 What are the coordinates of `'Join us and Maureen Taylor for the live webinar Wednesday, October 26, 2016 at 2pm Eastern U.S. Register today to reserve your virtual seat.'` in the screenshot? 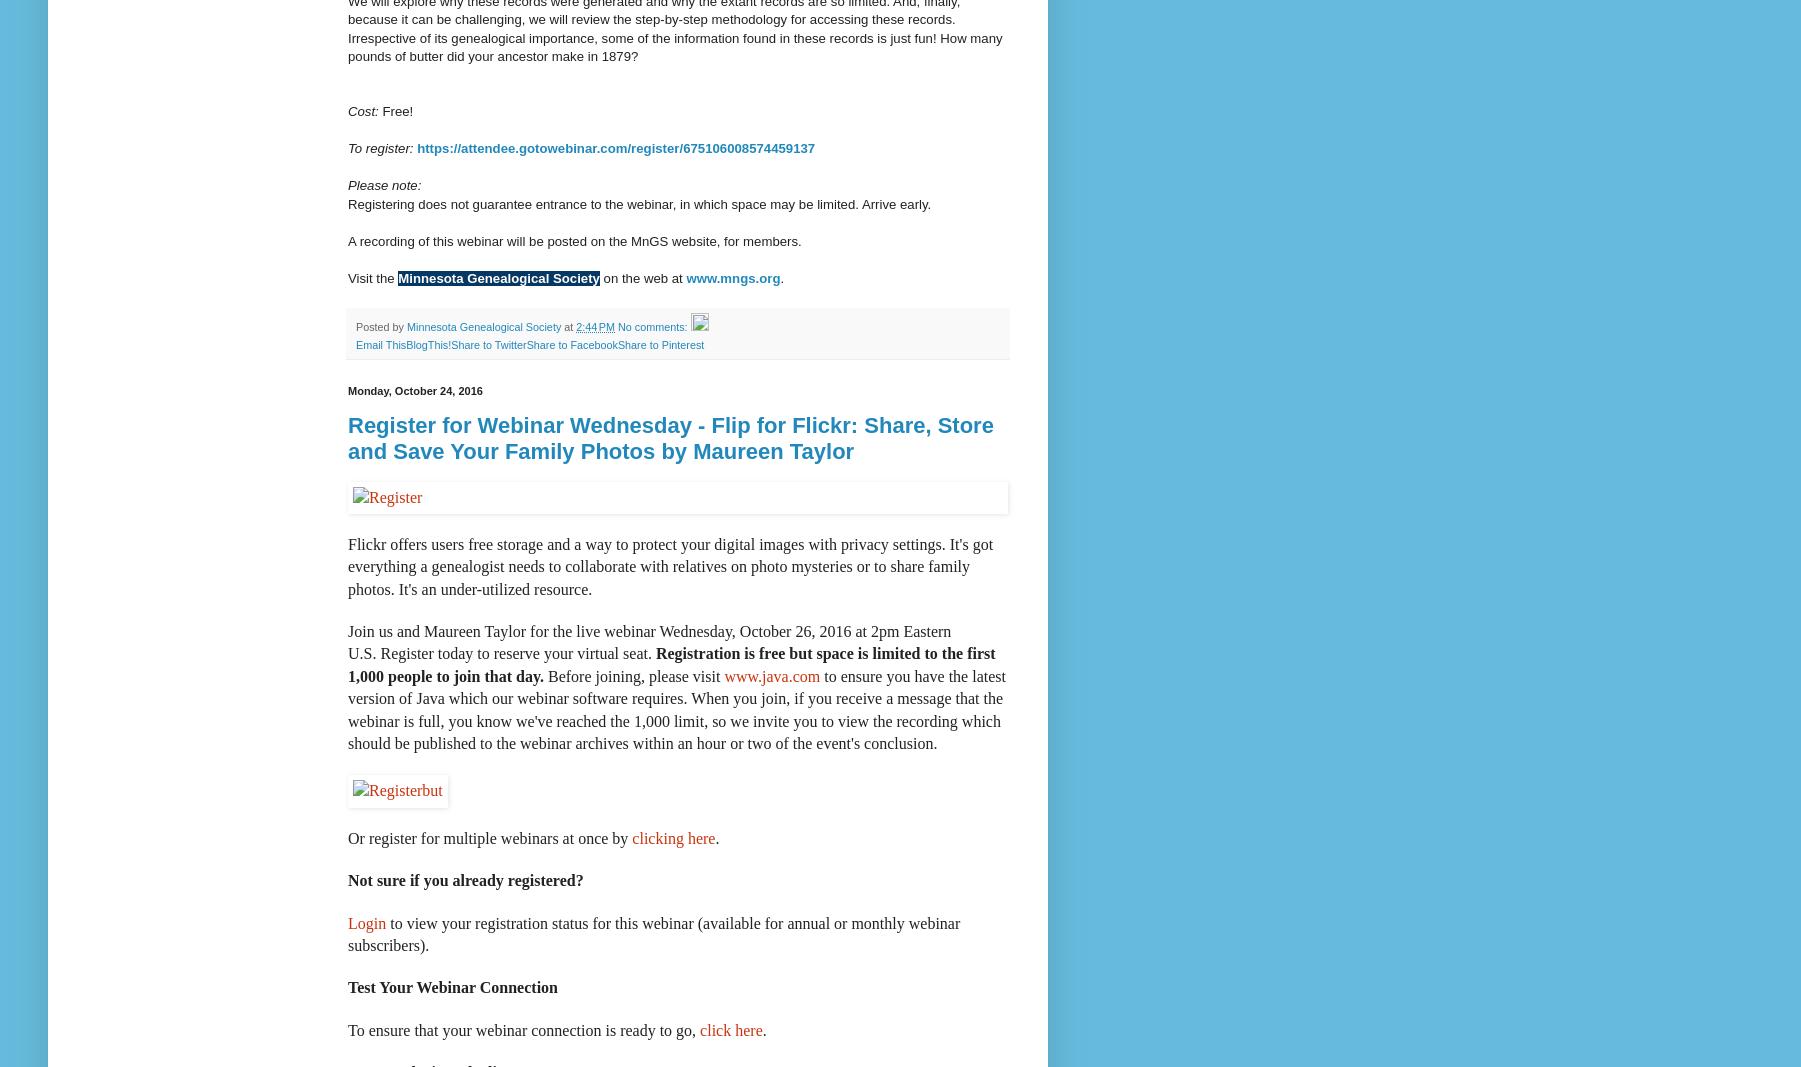 It's located at (648, 642).